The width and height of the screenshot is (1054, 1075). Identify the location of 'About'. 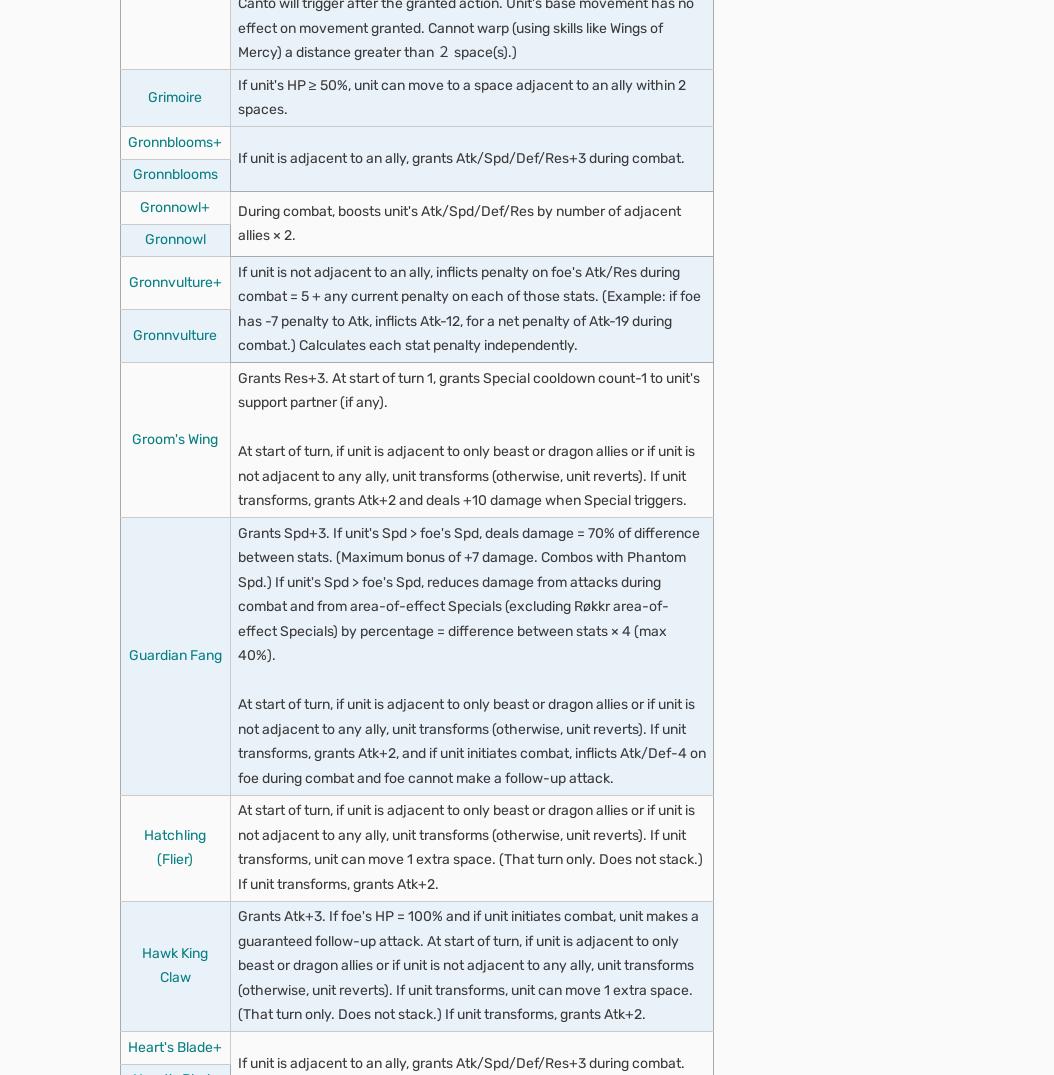
(101, 172).